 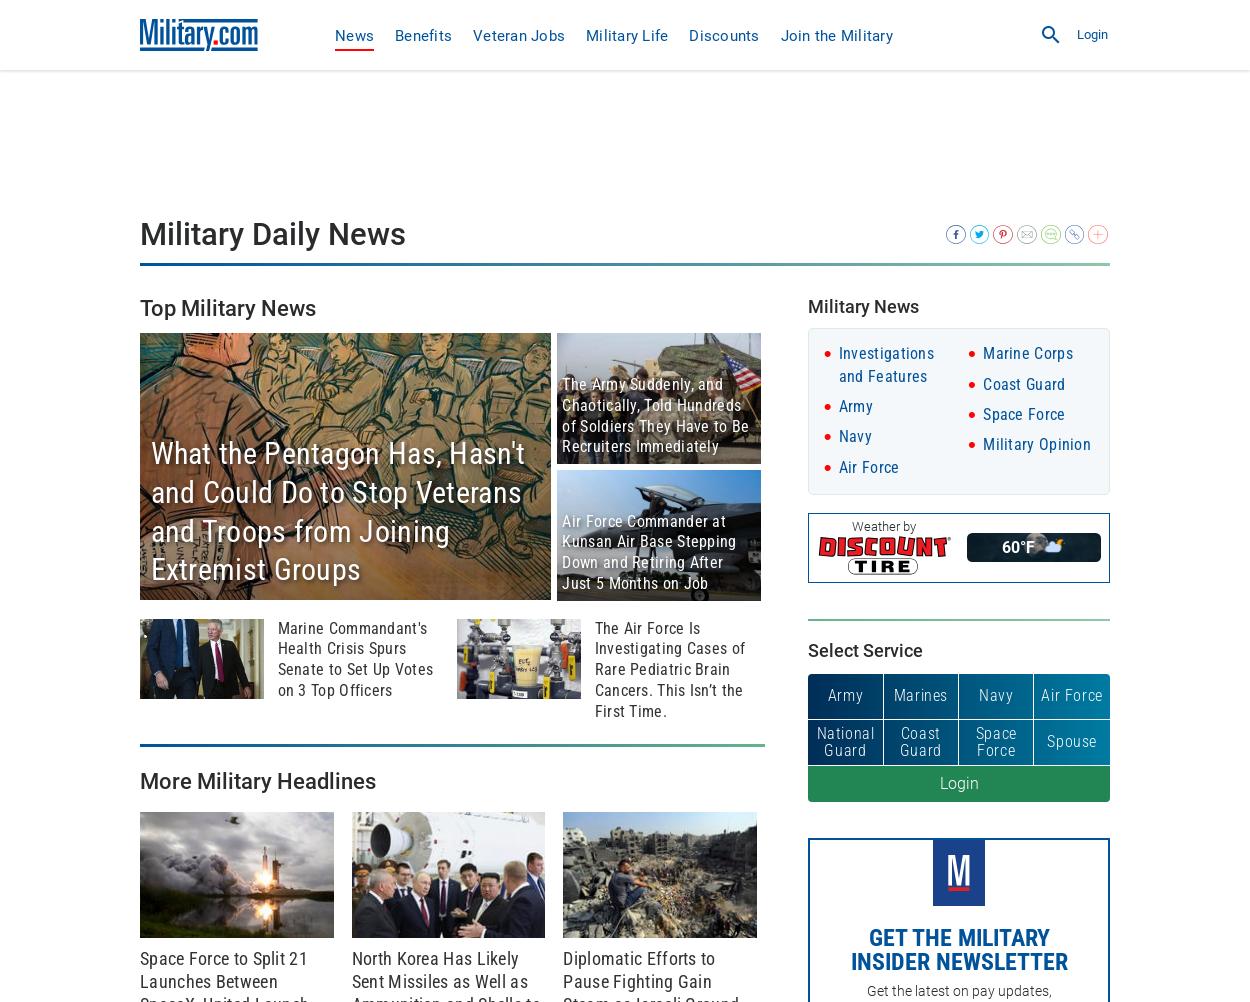 I want to click on 'Military News', so click(x=862, y=304).